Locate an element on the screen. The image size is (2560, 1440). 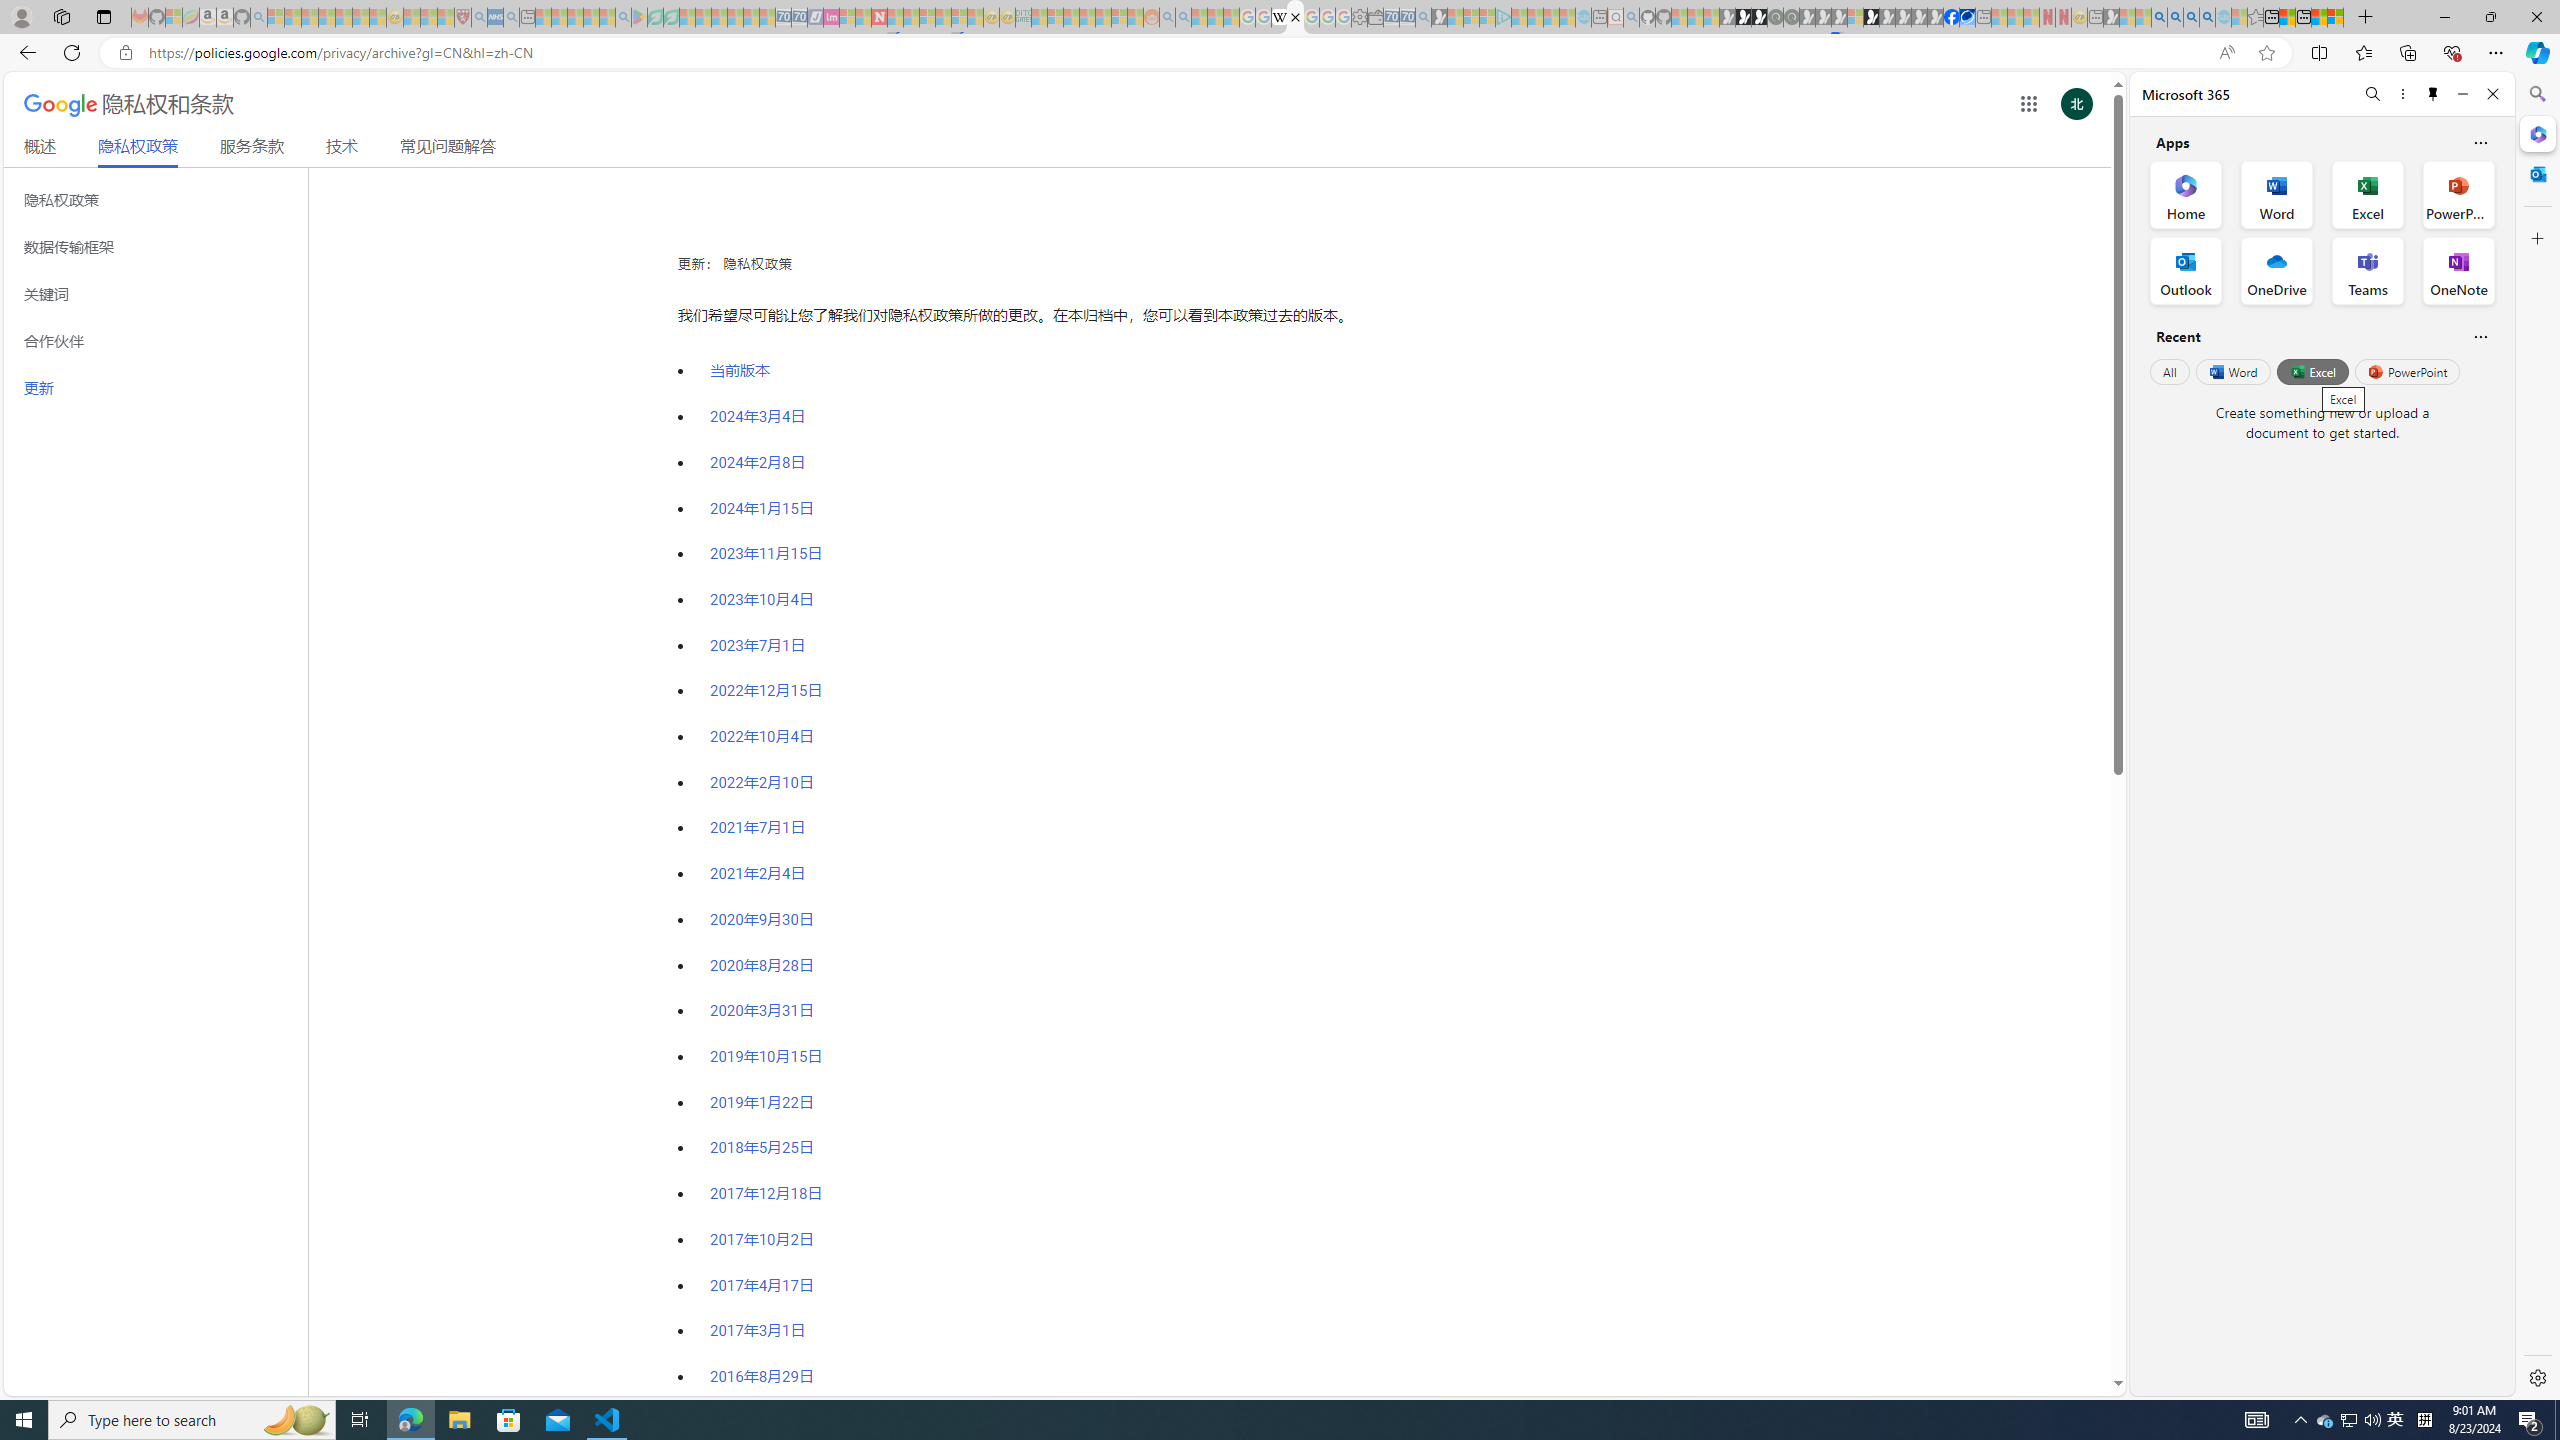
'Cheap Car Rentals - Save70.com - Sleeping' is located at coordinates (1406, 16).